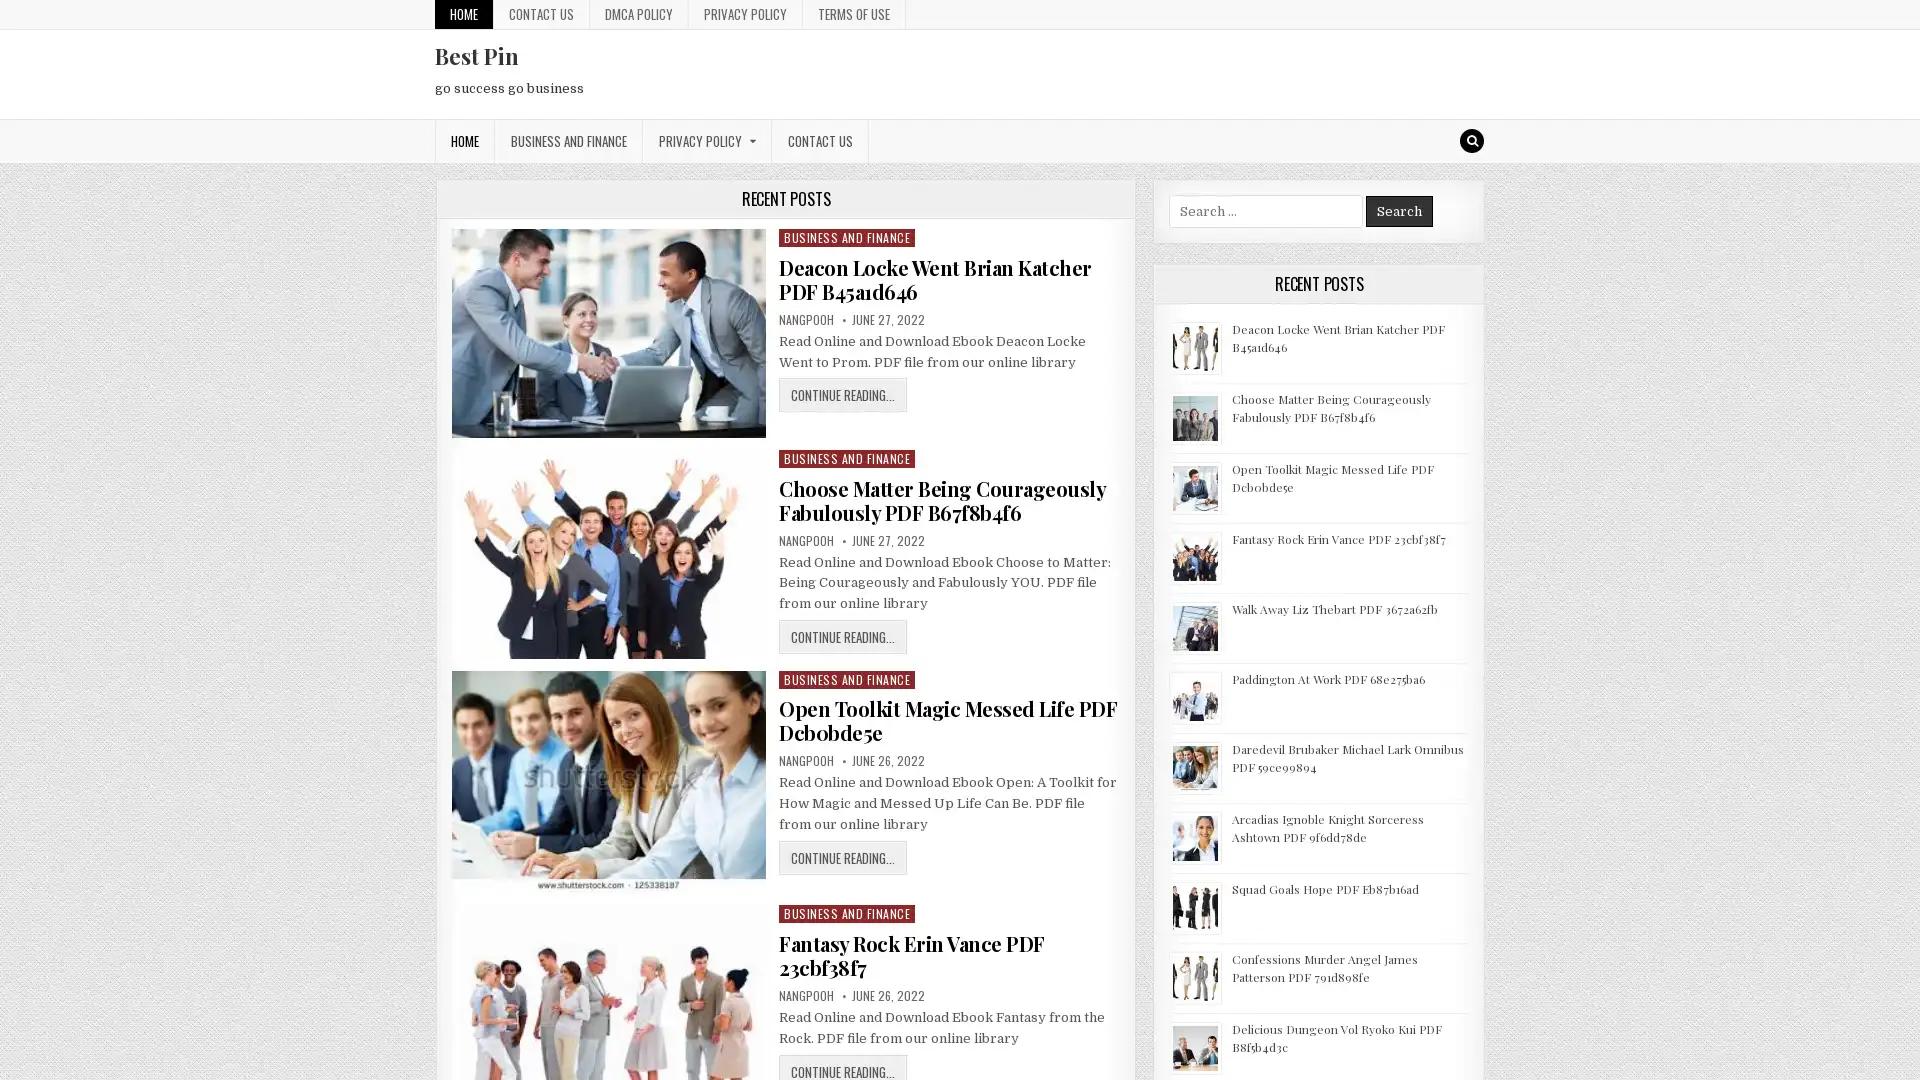  What do you see at coordinates (1398, 211) in the screenshot?
I see `Search` at bounding box center [1398, 211].